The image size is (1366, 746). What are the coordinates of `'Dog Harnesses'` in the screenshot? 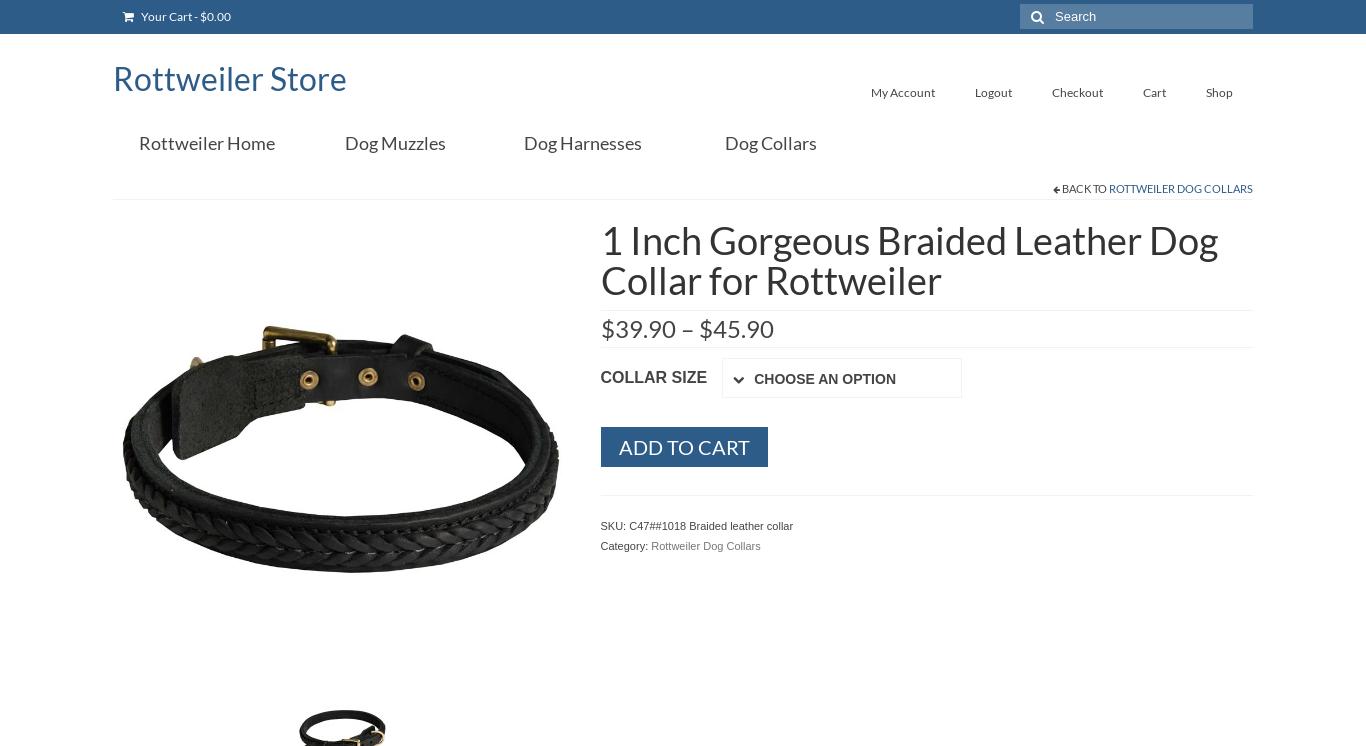 It's located at (582, 142).